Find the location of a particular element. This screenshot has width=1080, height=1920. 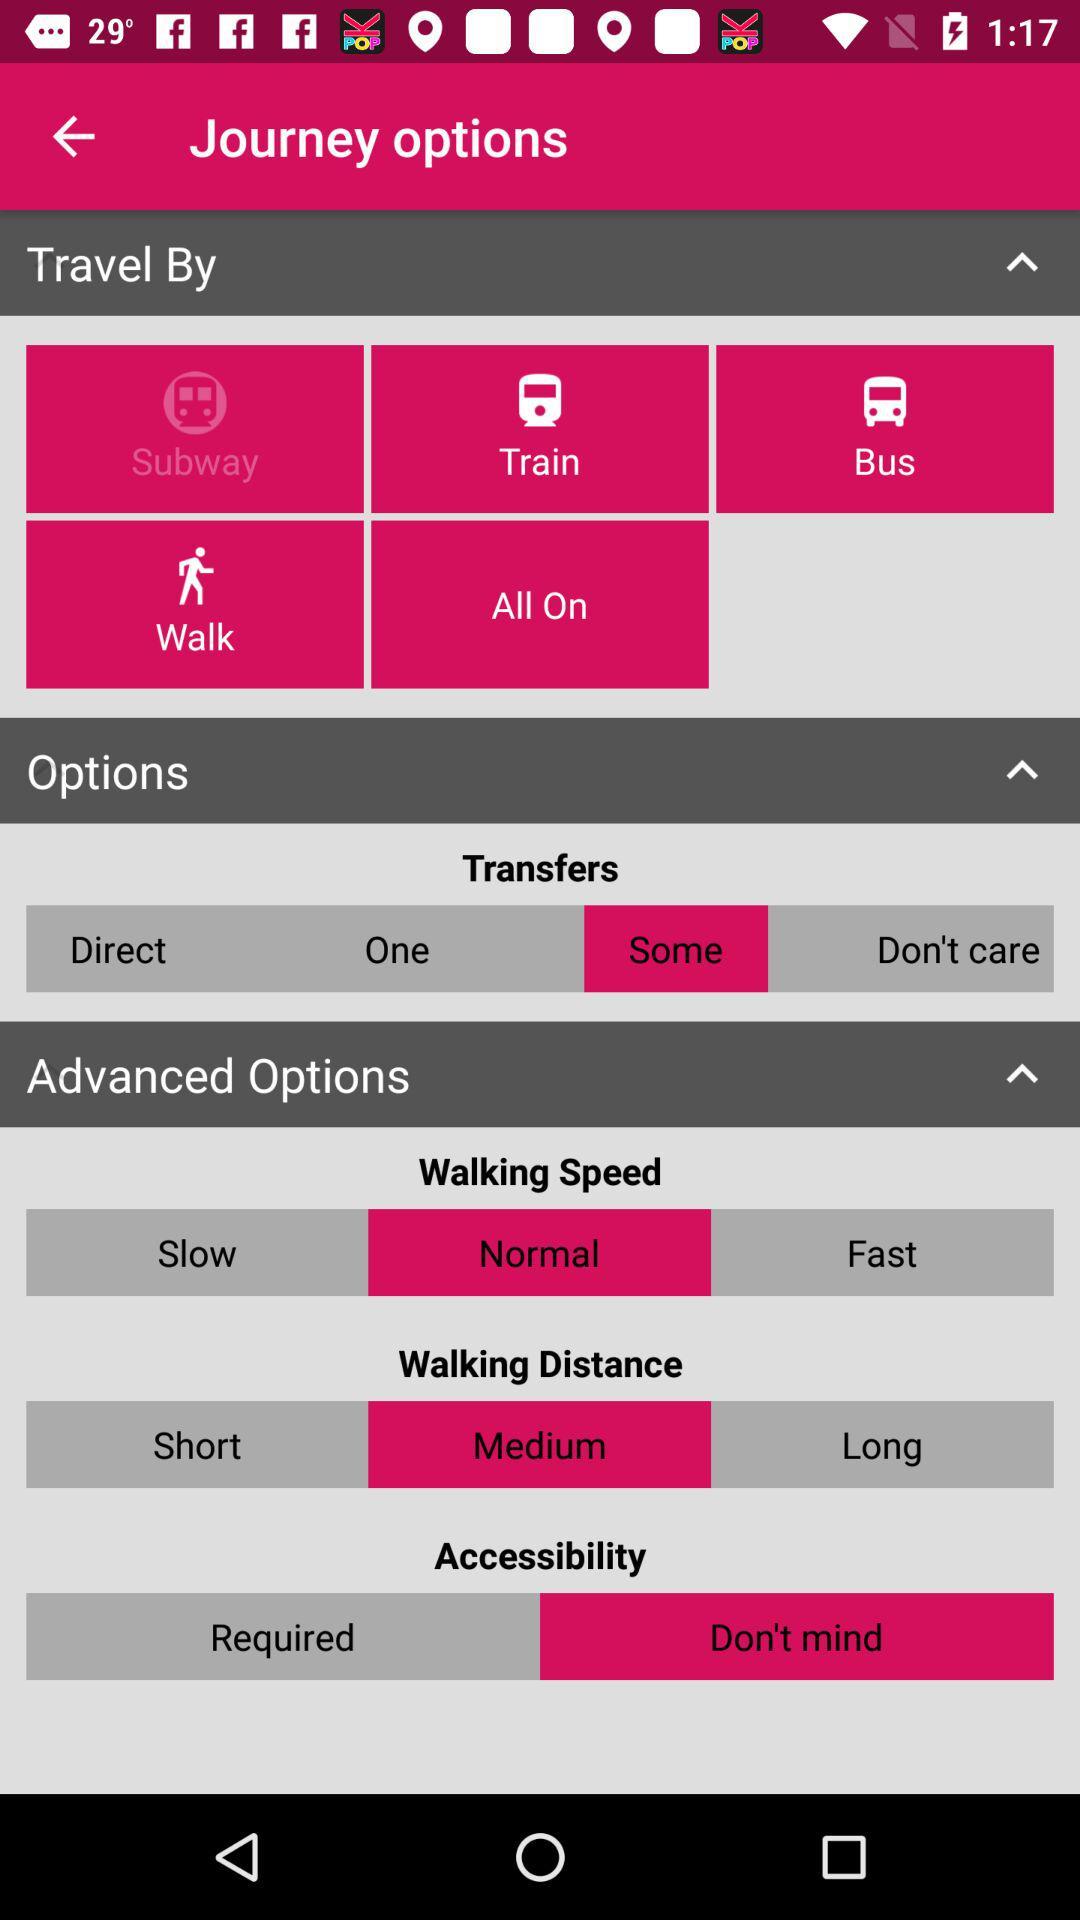

the icon next to fast icon is located at coordinates (538, 1251).